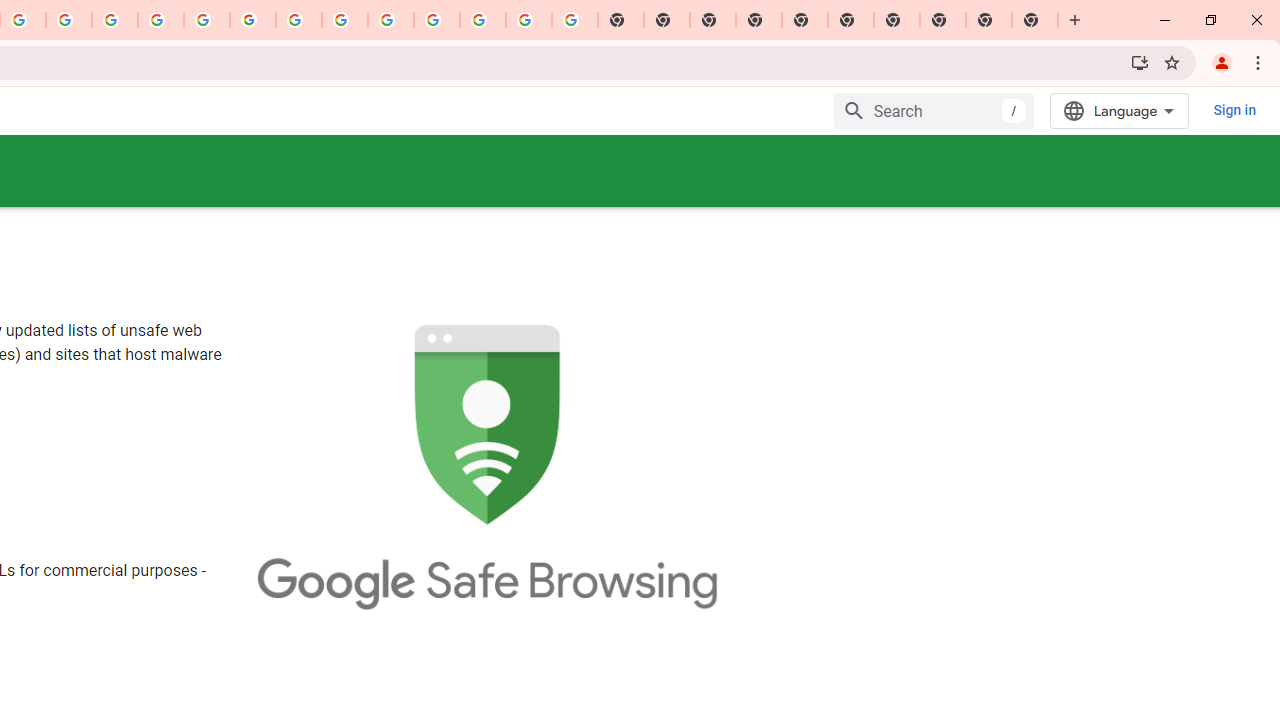 The height and width of the screenshot is (720, 1280). What do you see at coordinates (298, 20) in the screenshot?
I see `'YouTube'` at bounding box center [298, 20].